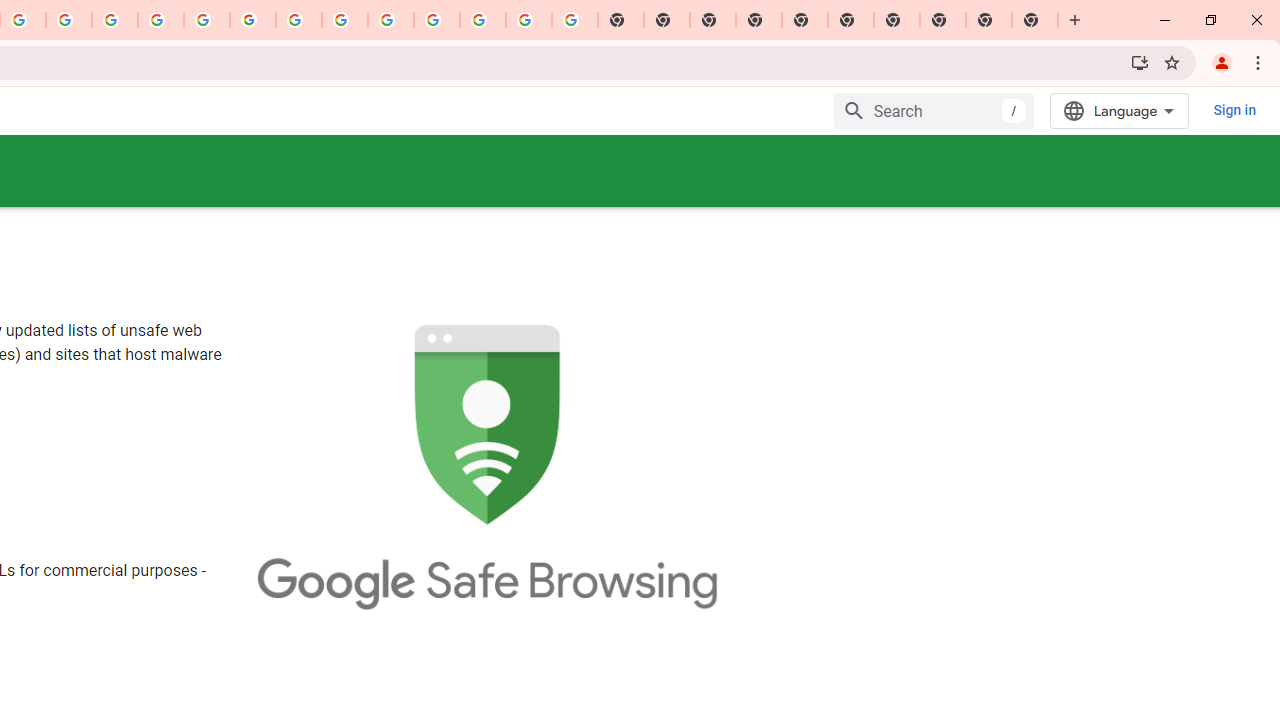 The height and width of the screenshot is (720, 1280). What do you see at coordinates (298, 20) in the screenshot?
I see `'YouTube'` at bounding box center [298, 20].